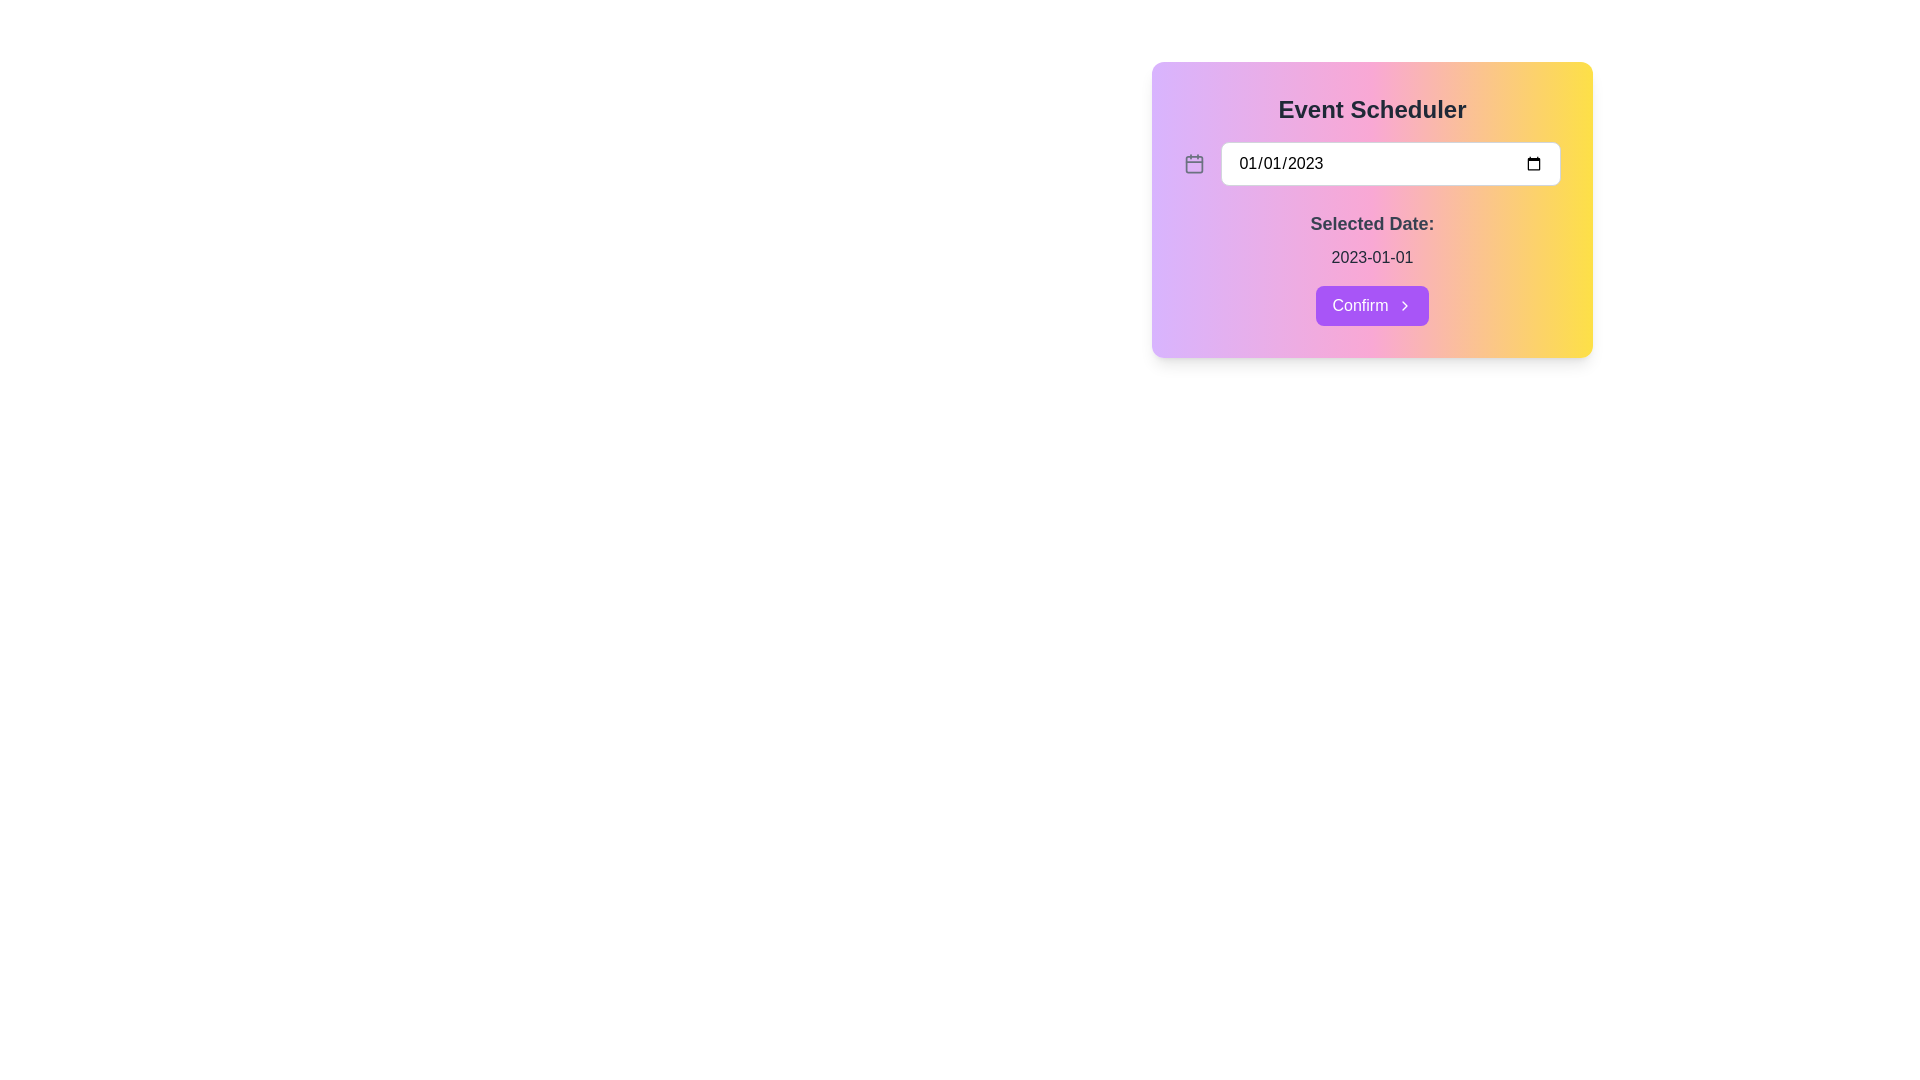 The width and height of the screenshot is (1920, 1080). Describe the element at coordinates (1360, 305) in the screenshot. I see `the text label indicating a confirmation action, which is centrally located within the purple button beneath the 'Selected Date' section` at that location.